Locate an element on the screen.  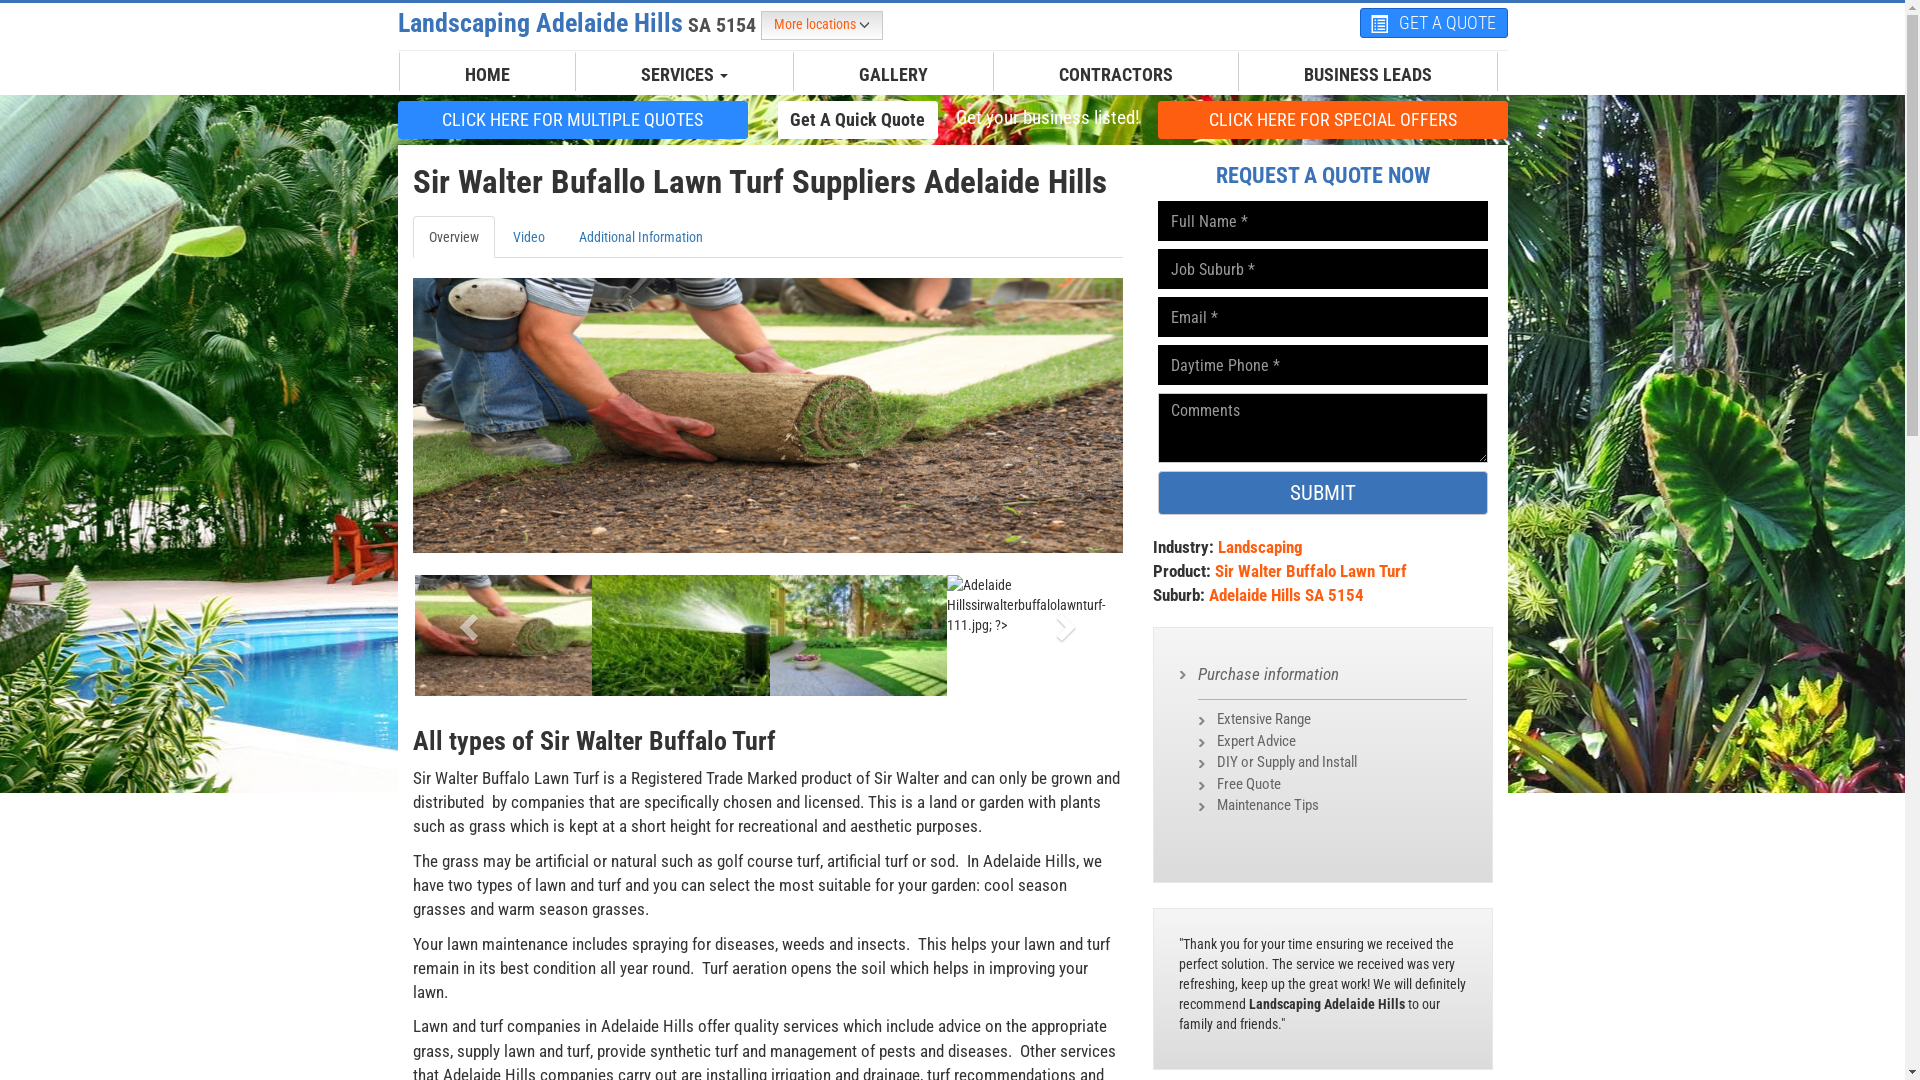
'Video' is located at coordinates (528, 235).